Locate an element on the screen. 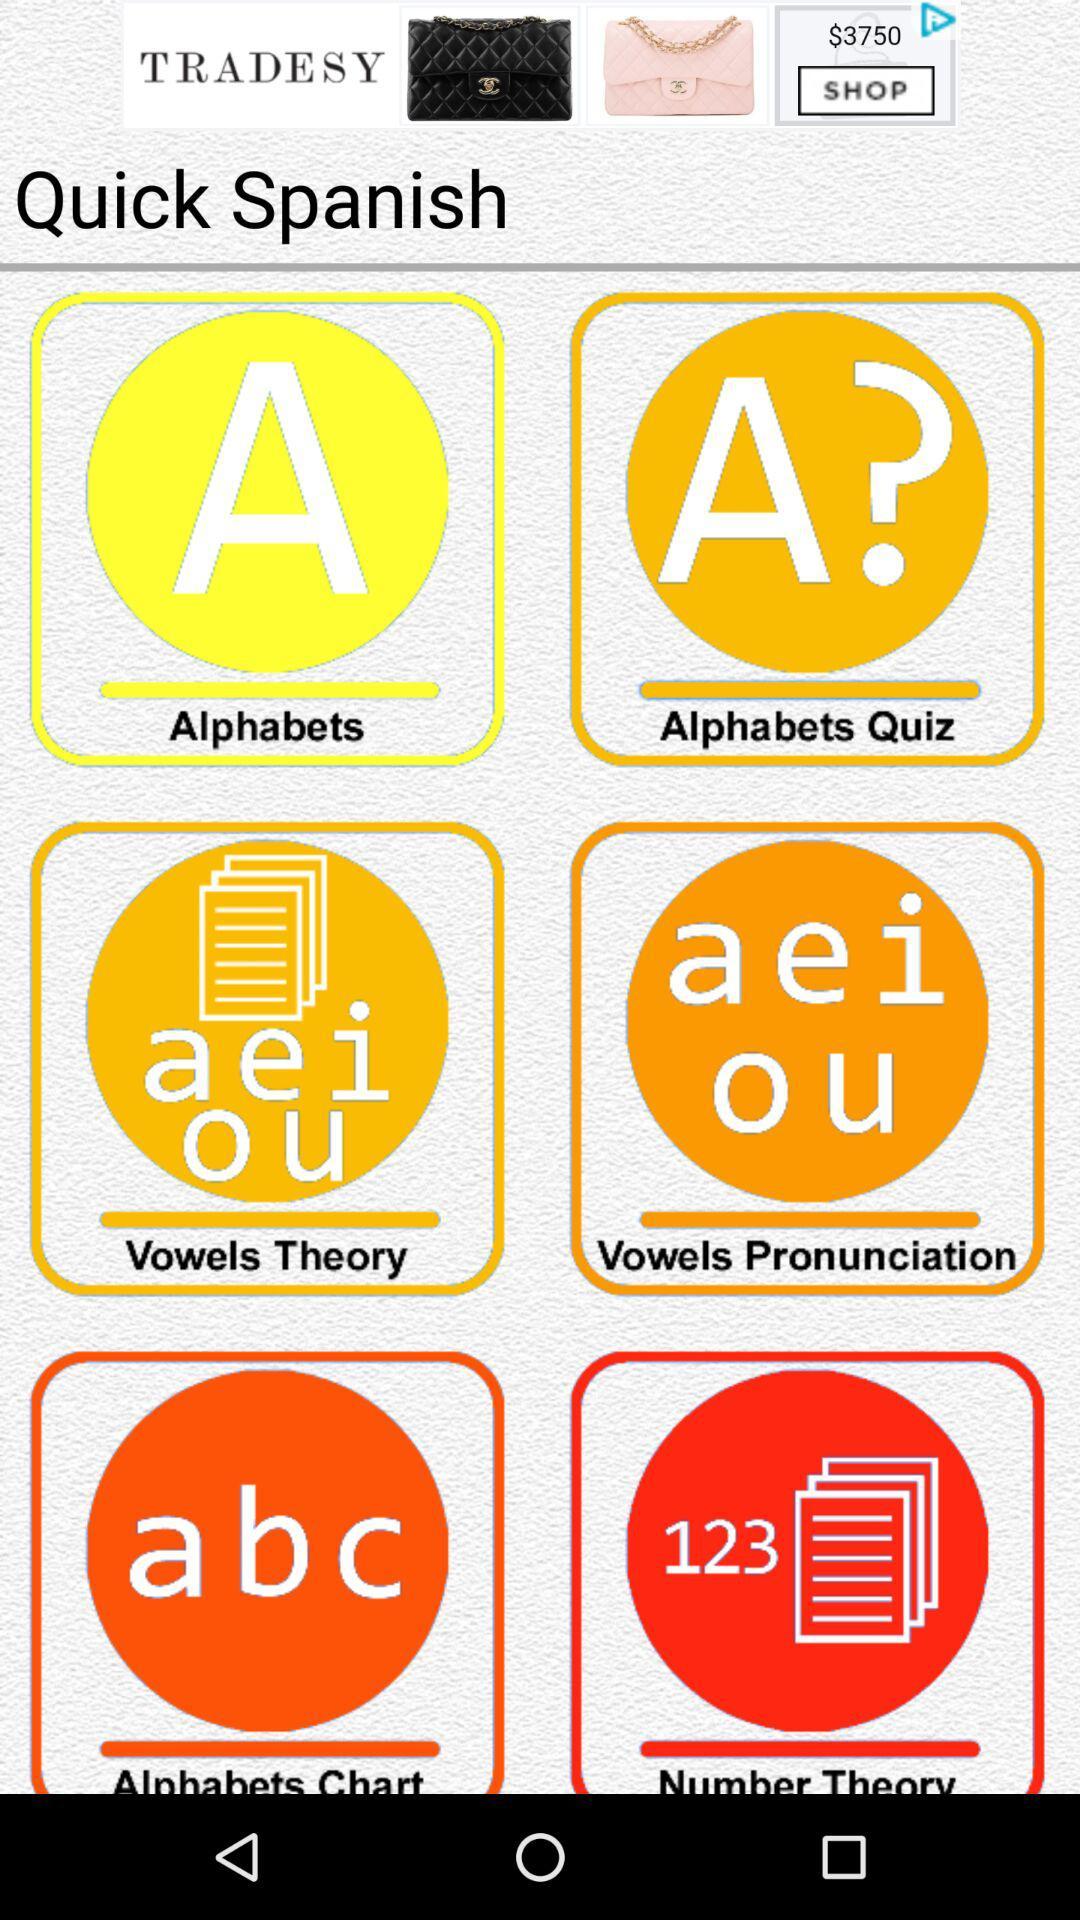 Image resolution: width=1080 pixels, height=1920 pixels. the pause icon is located at coordinates (64, 210).